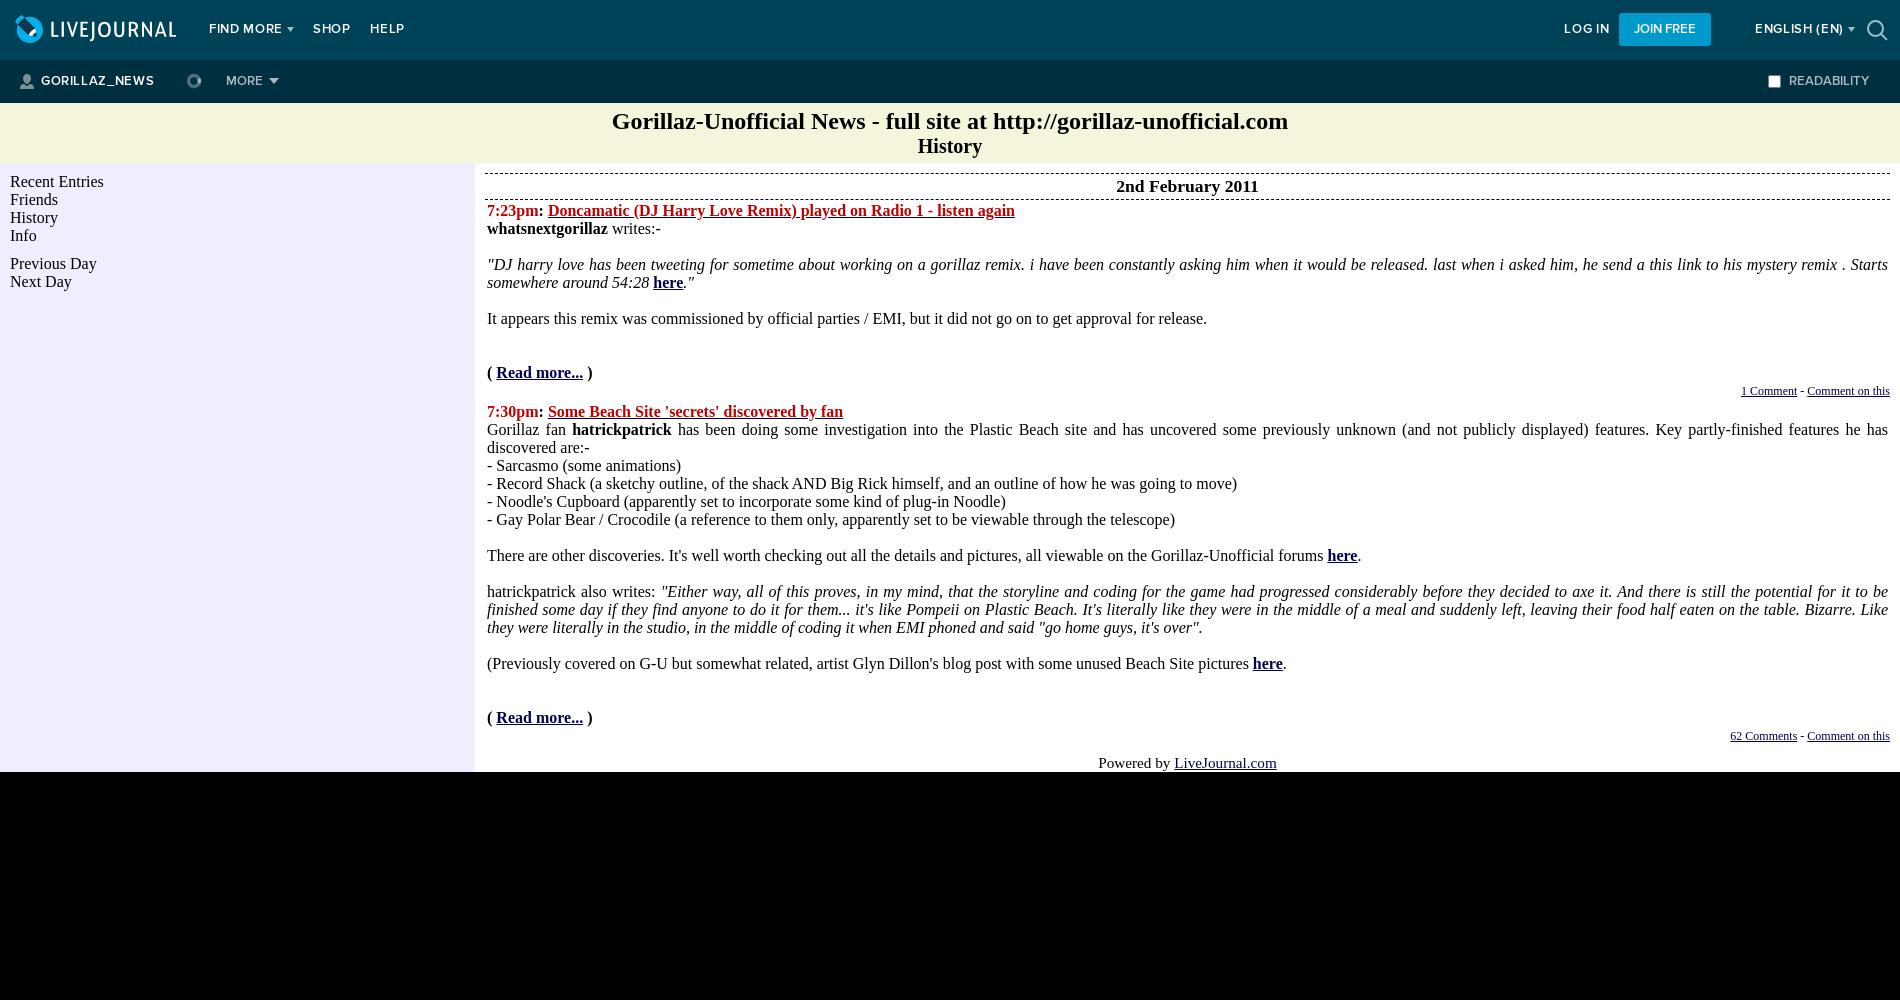  Describe the element at coordinates (56, 181) in the screenshot. I see `'Recent Entries'` at that location.